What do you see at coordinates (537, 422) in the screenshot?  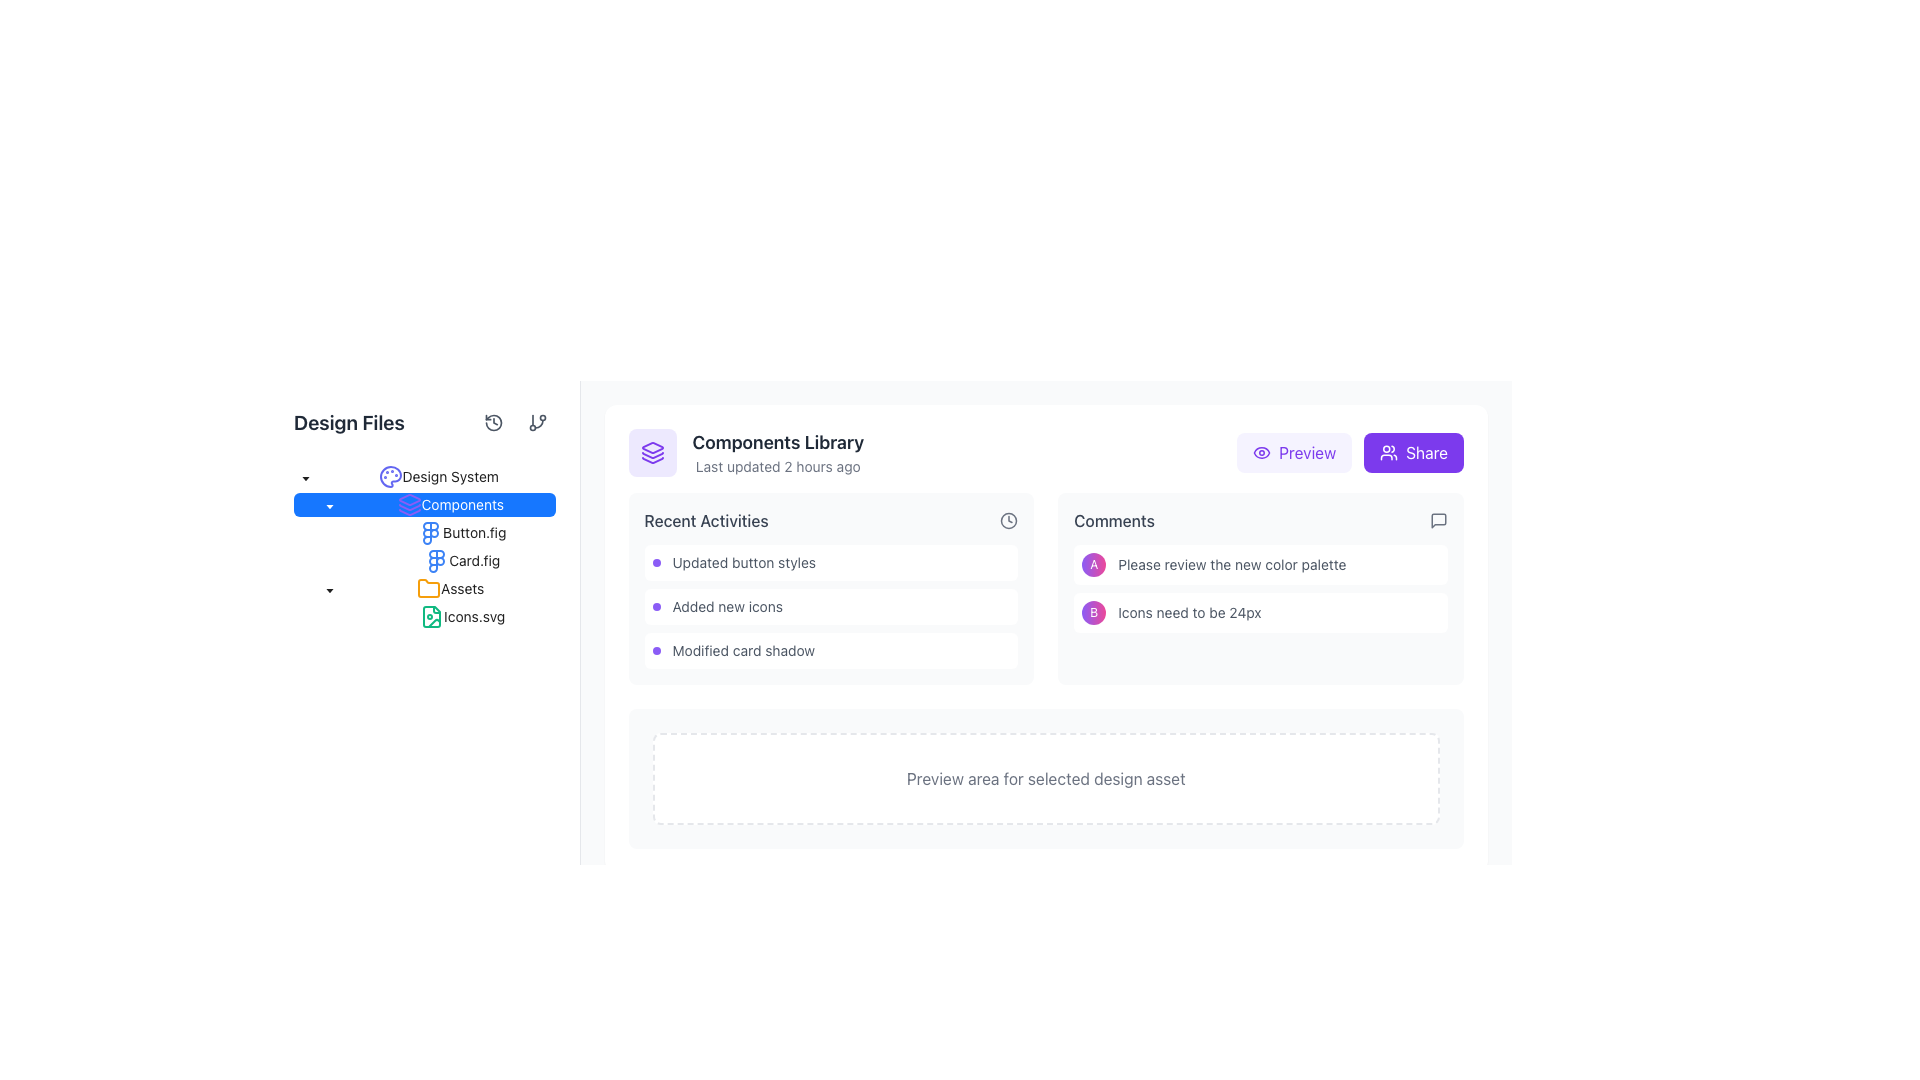 I see `the branch icon representing git branching located in the left menu under 'Components'` at bounding box center [537, 422].